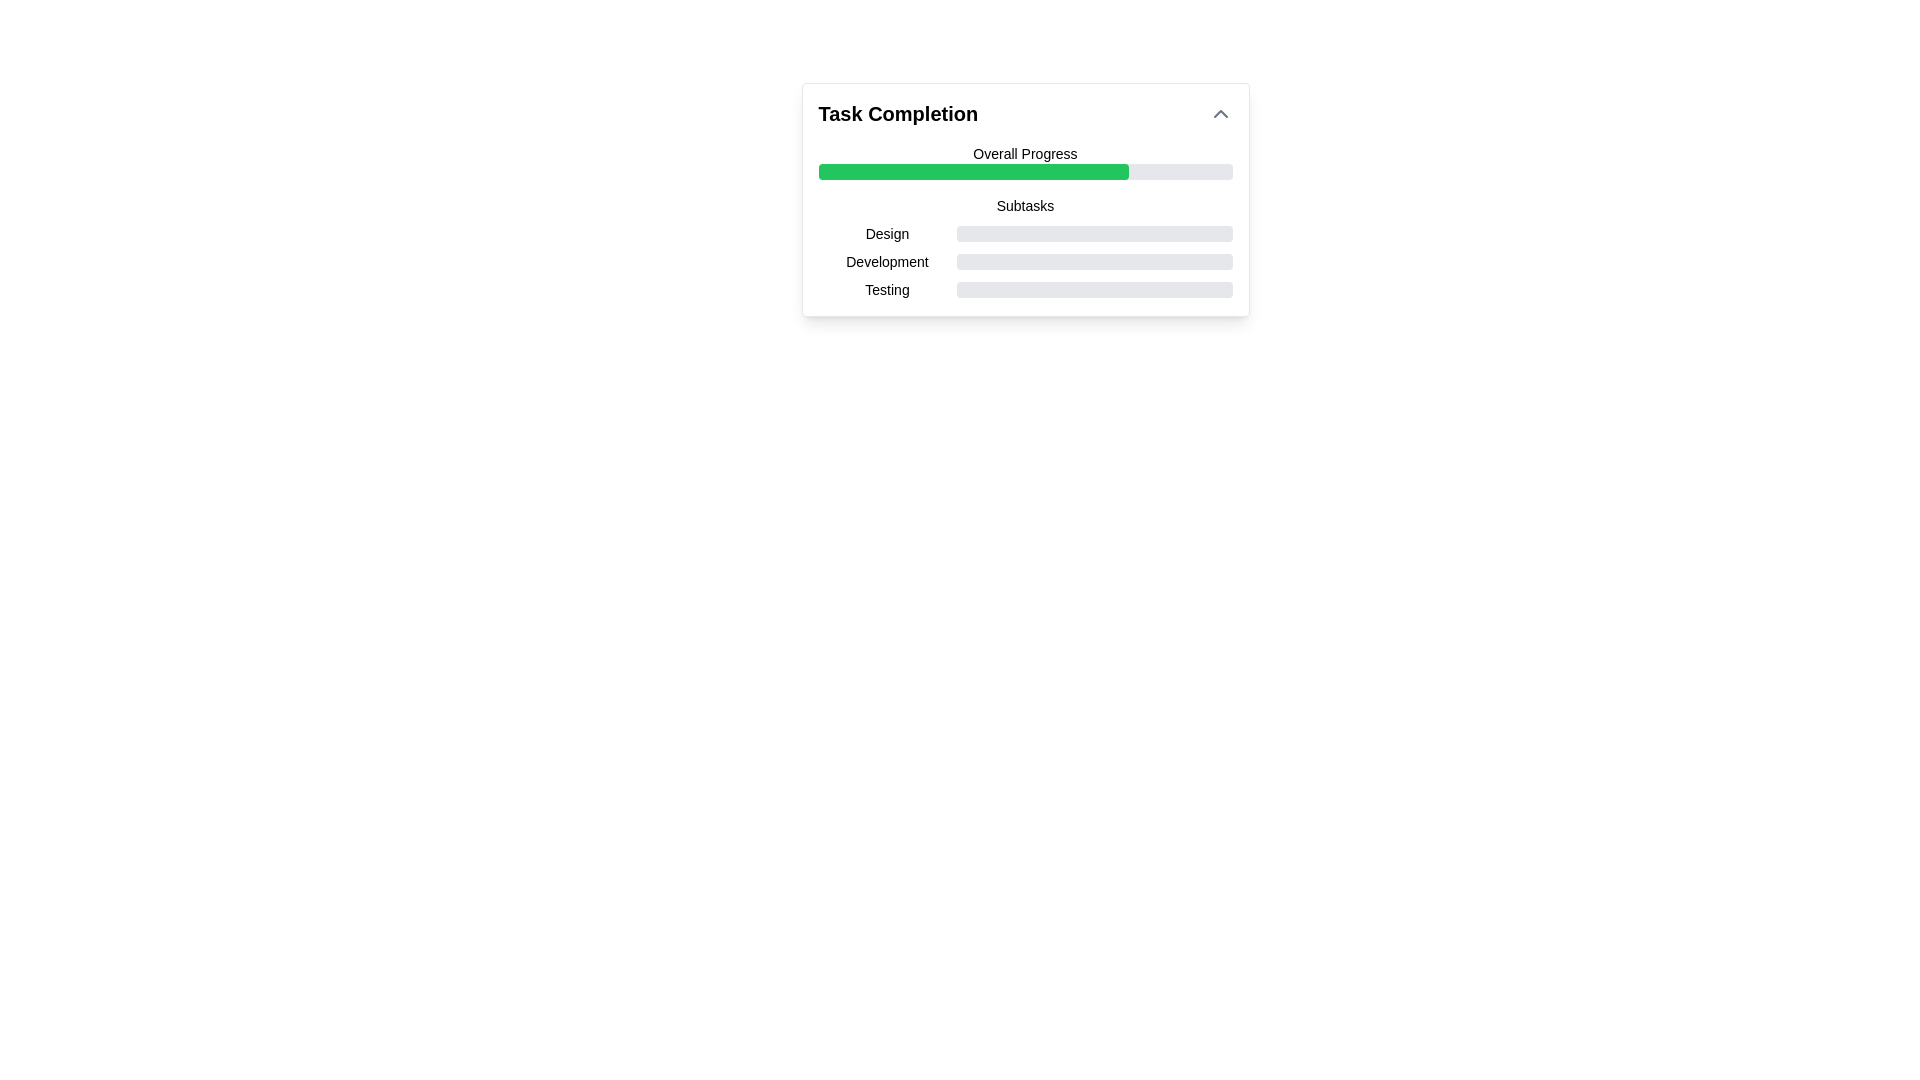 The width and height of the screenshot is (1920, 1080). I want to click on the upward chevron button located to the right of the 'Task Completion' text in the header section, so click(1219, 114).